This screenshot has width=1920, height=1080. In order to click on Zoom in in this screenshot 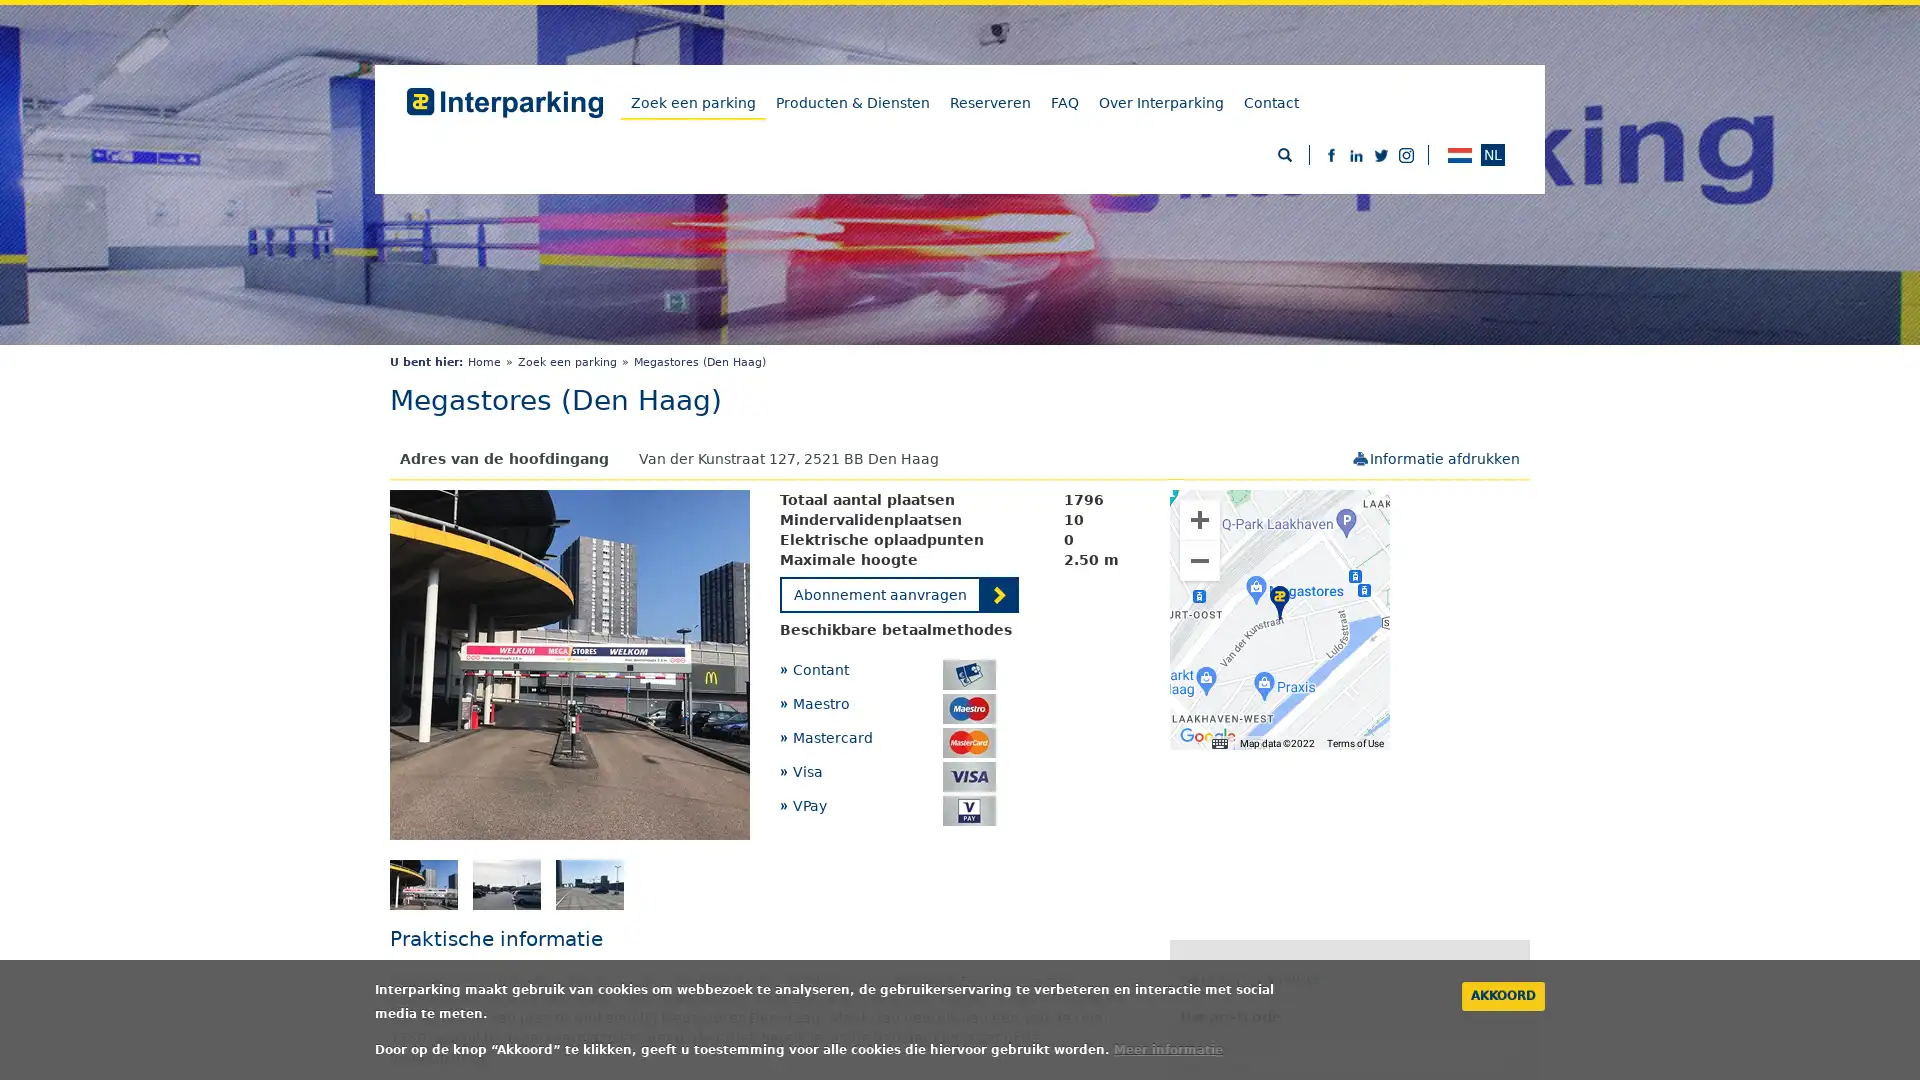, I will do `click(1200, 519)`.